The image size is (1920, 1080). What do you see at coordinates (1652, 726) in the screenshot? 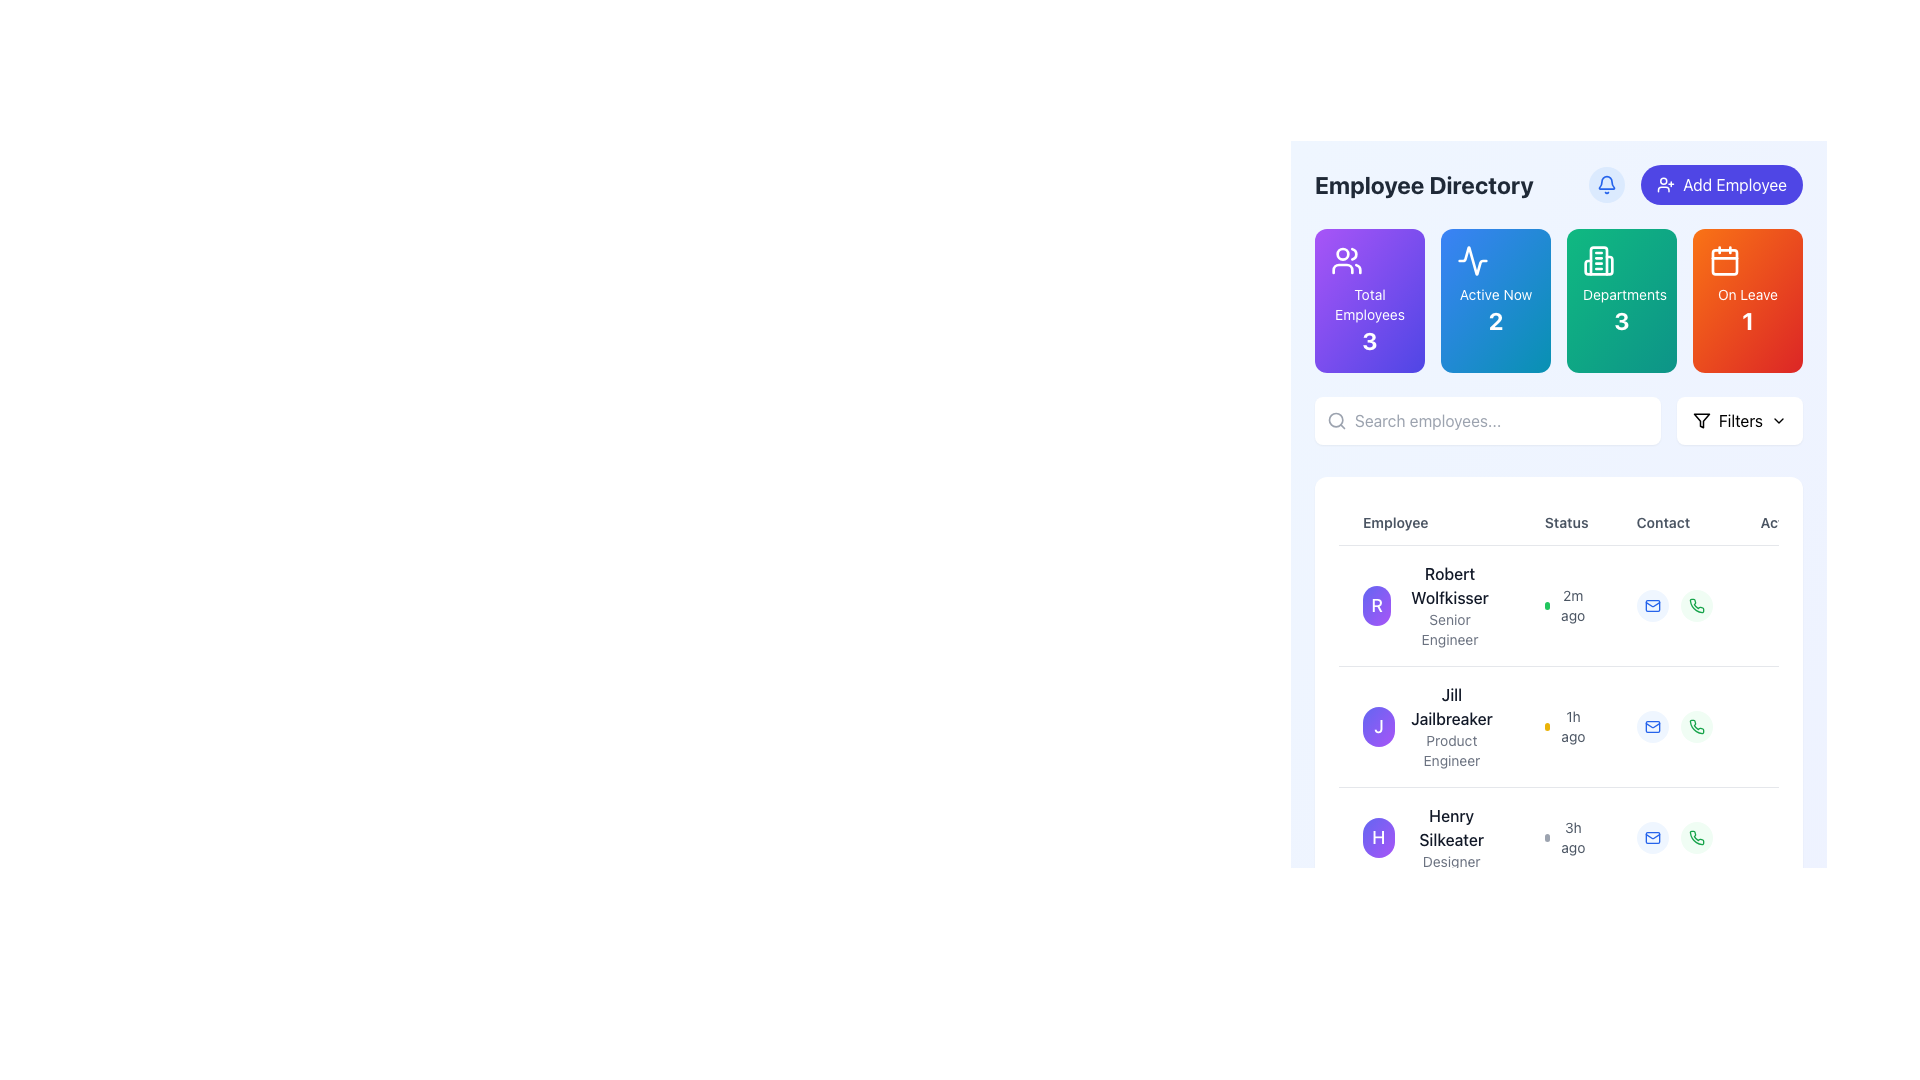
I see `the circular blue envelope button` at bounding box center [1652, 726].